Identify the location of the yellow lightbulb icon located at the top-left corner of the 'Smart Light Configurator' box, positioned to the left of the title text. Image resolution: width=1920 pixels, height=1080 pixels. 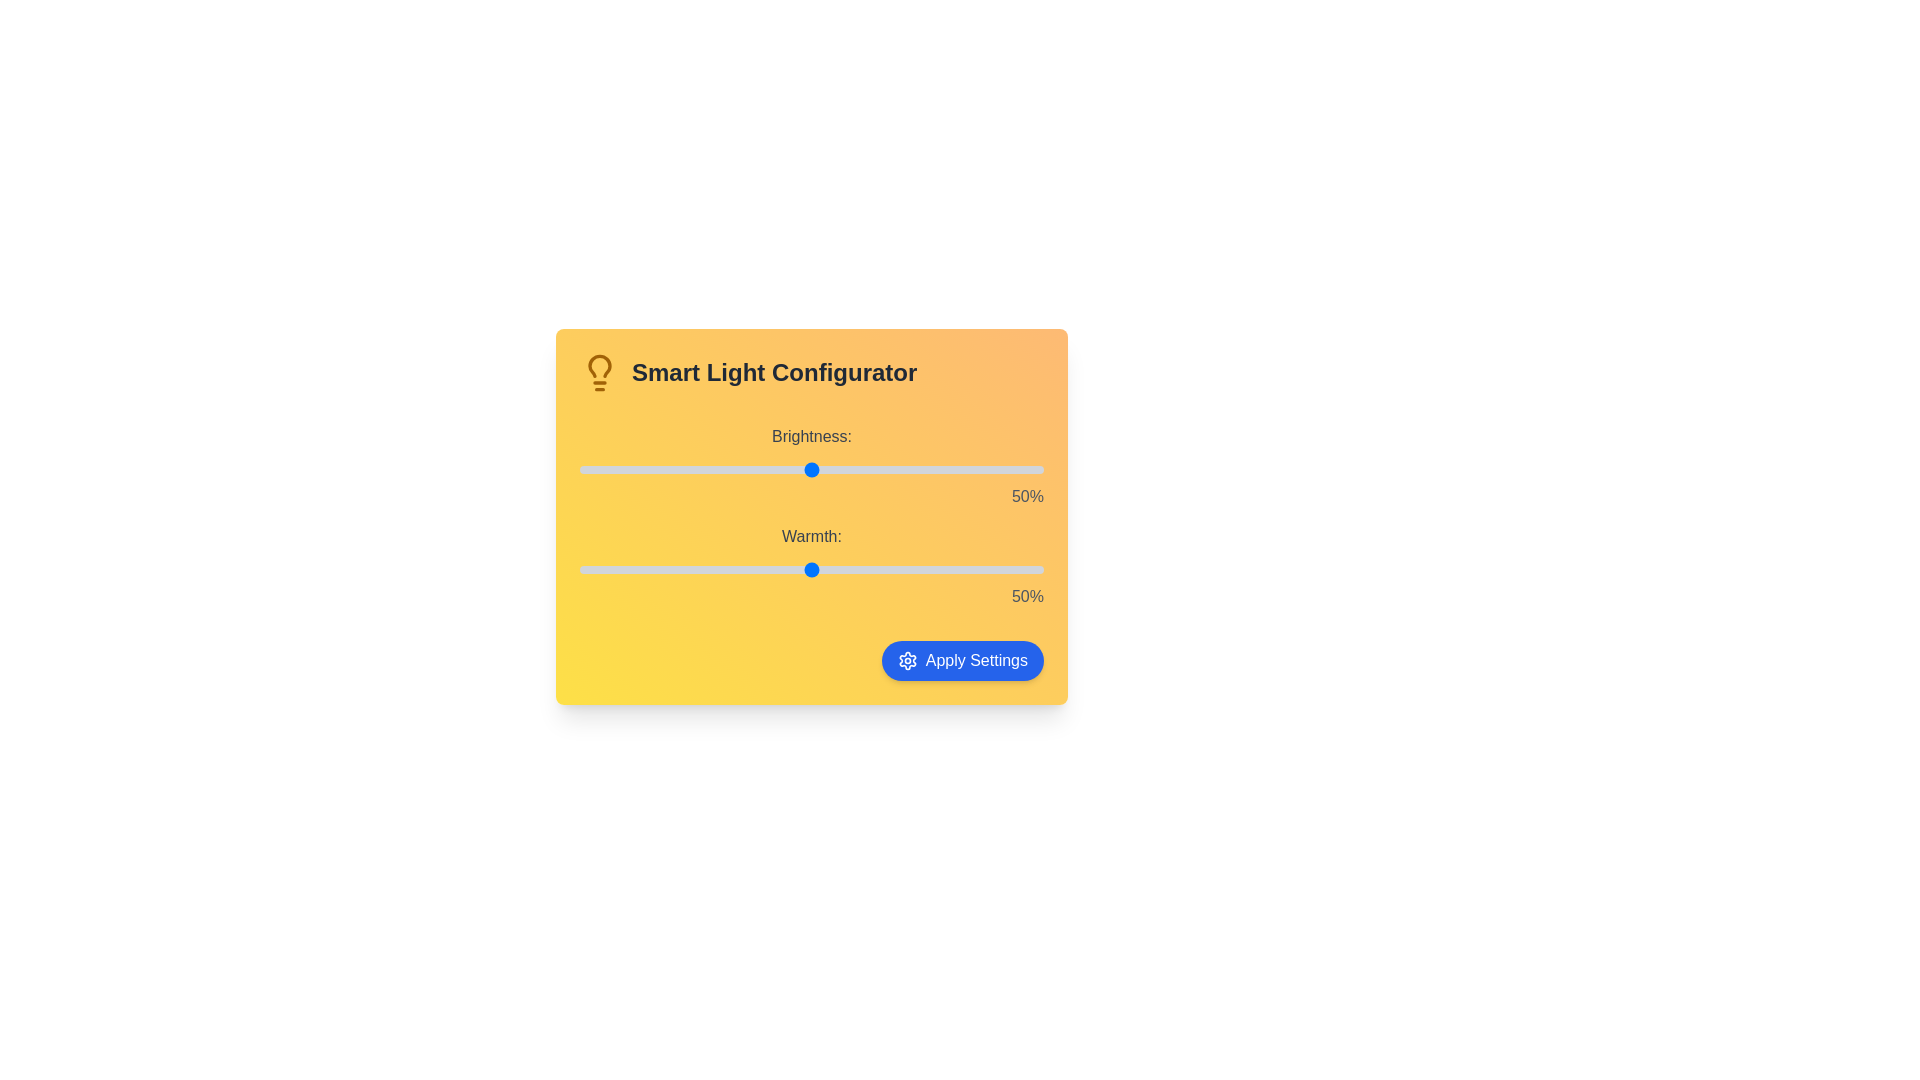
(599, 373).